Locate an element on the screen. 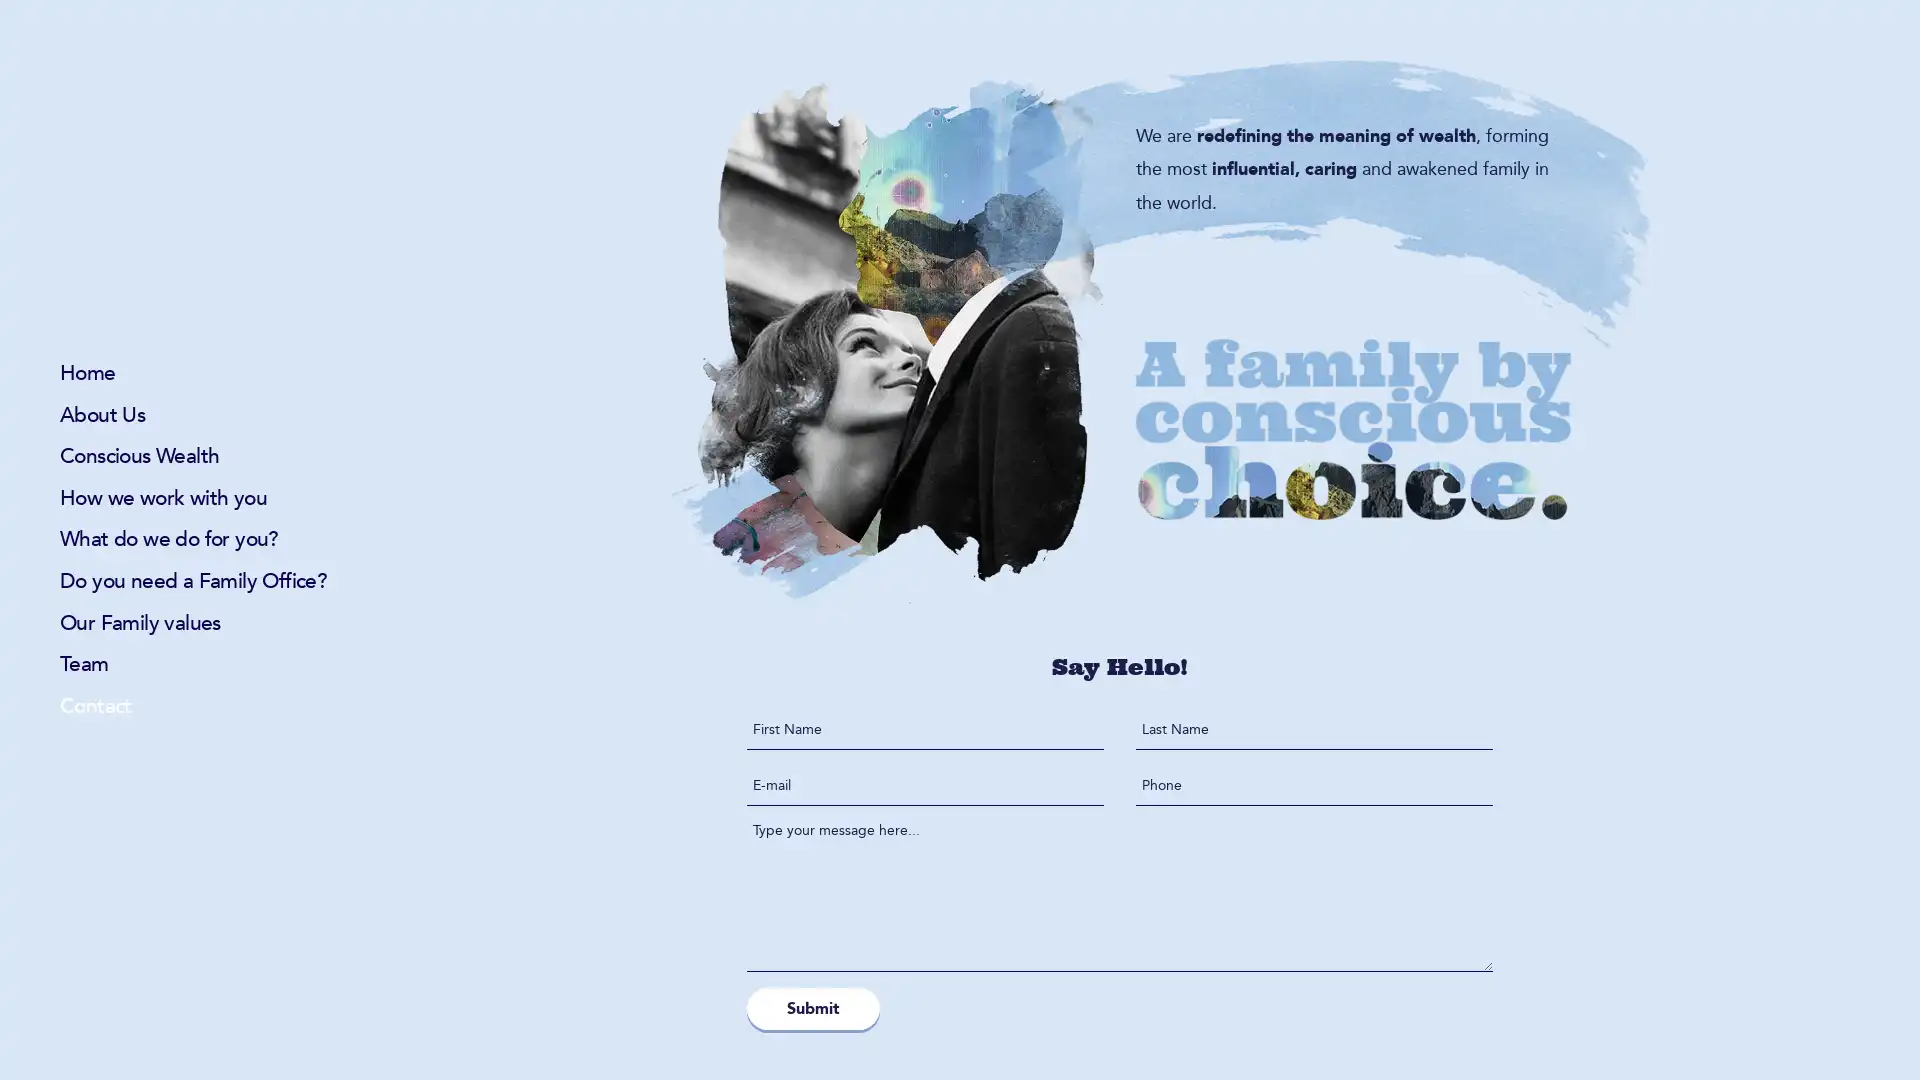 This screenshot has height=1080, width=1920. Submit is located at coordinates (813, 1007).